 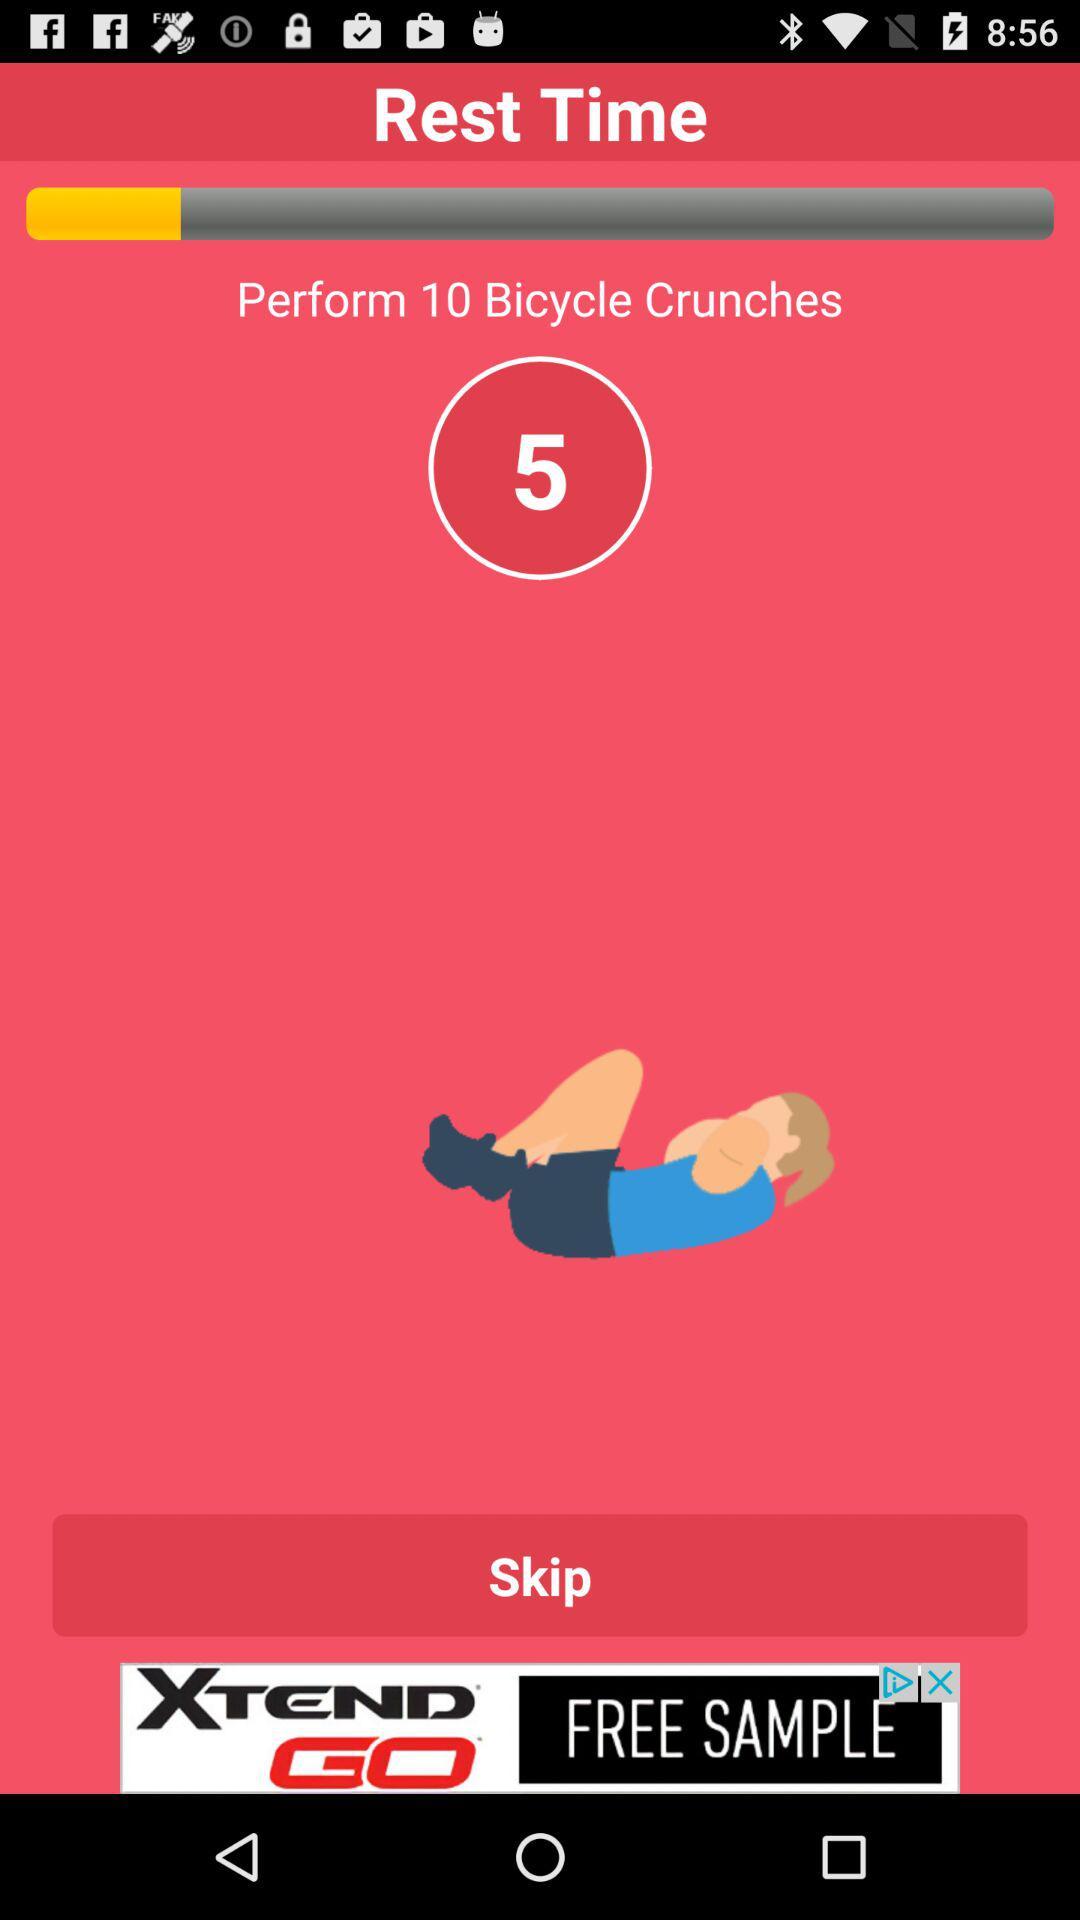 What do you see at coordinates (540, 1727) in the screenshot?
I see `clickable advertisement` at bounding box center [540, 1727].